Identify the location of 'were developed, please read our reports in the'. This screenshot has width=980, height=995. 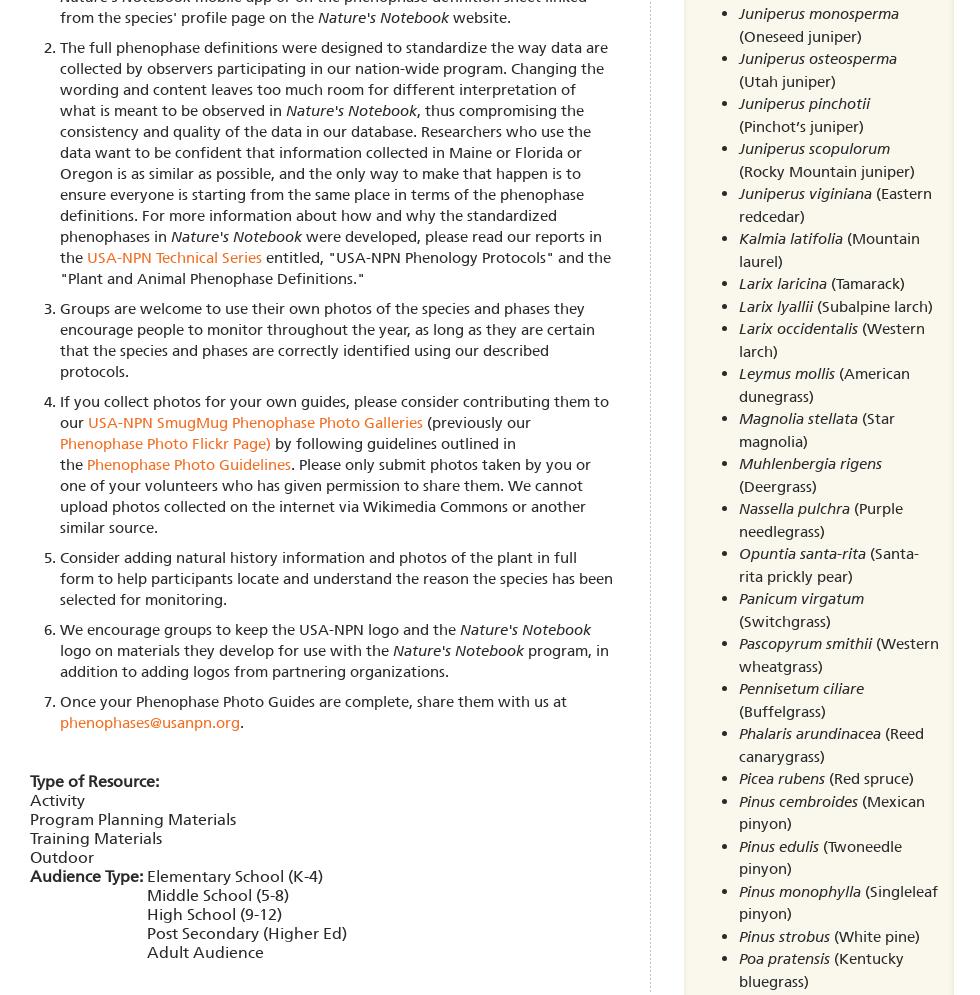
(331, 246).